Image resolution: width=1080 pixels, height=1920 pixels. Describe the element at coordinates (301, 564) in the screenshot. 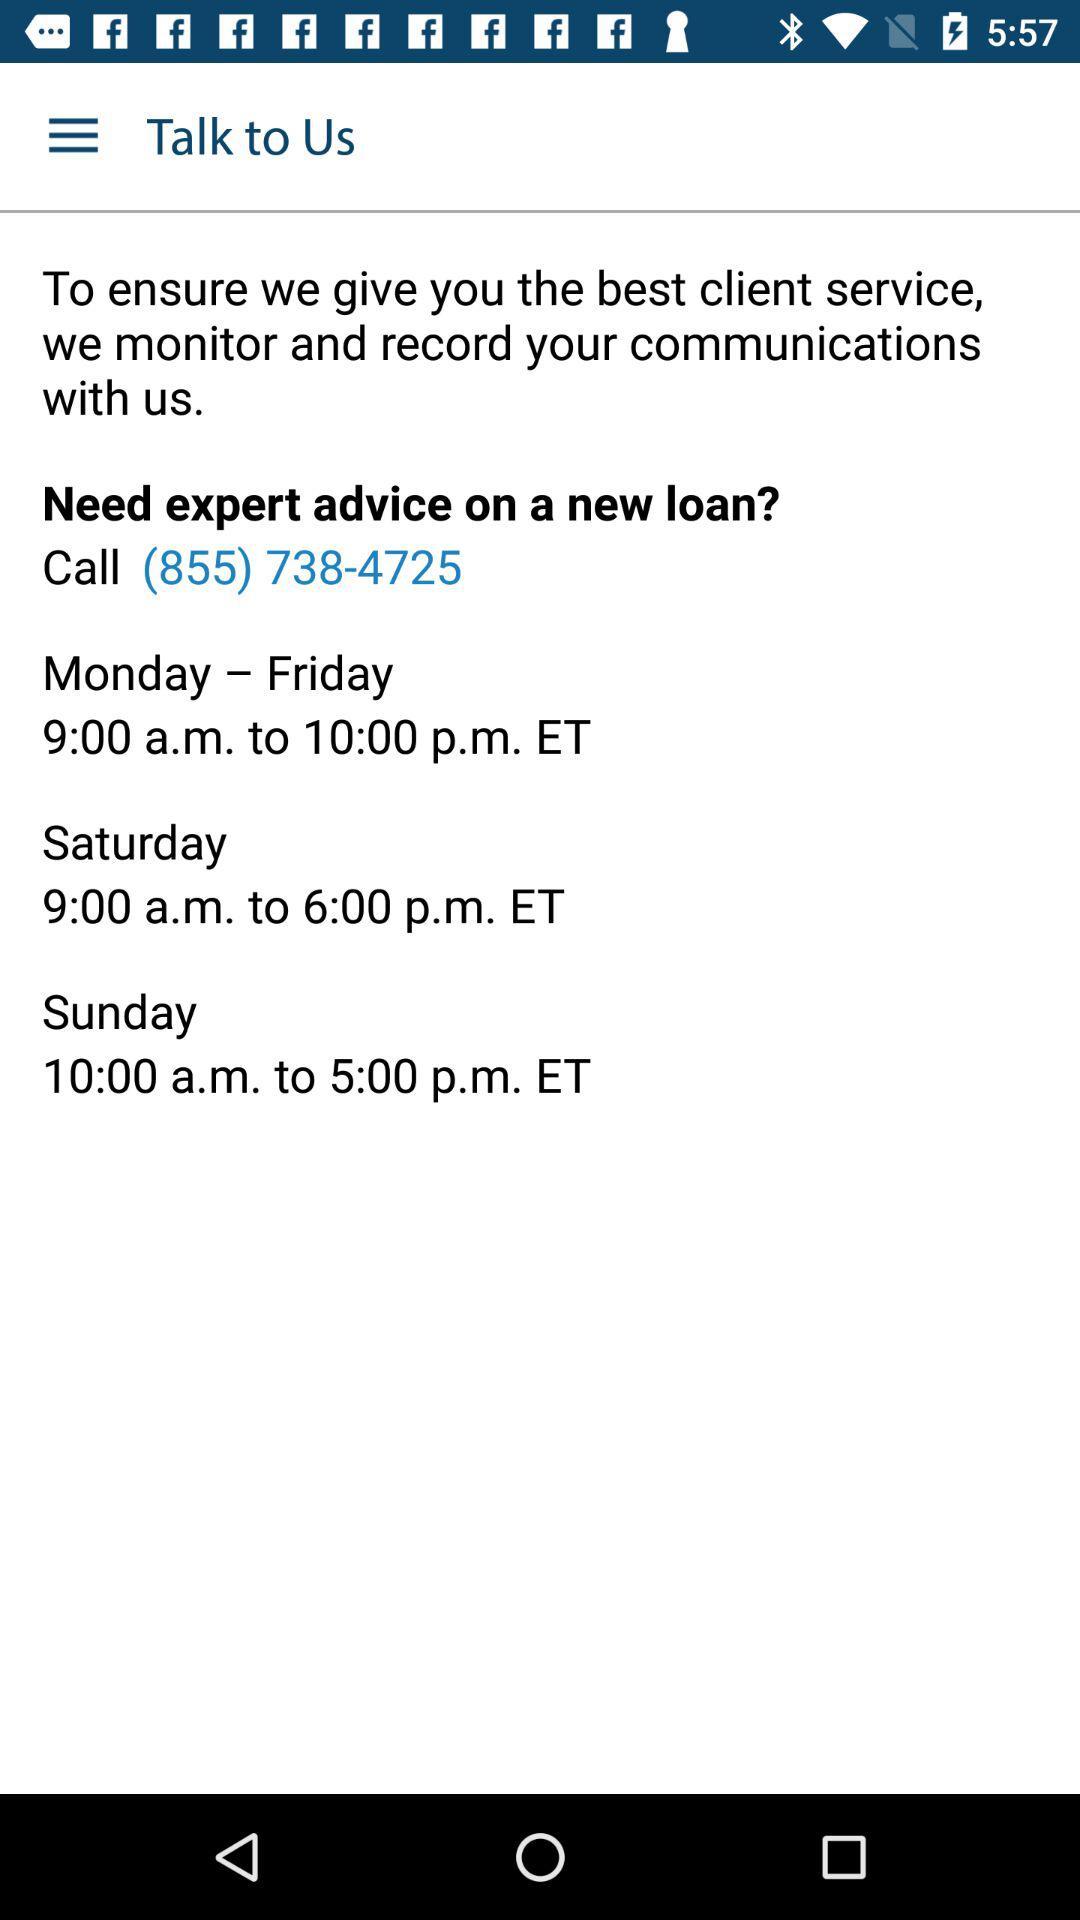

I see `the (855) 738-4725 item` at that location.